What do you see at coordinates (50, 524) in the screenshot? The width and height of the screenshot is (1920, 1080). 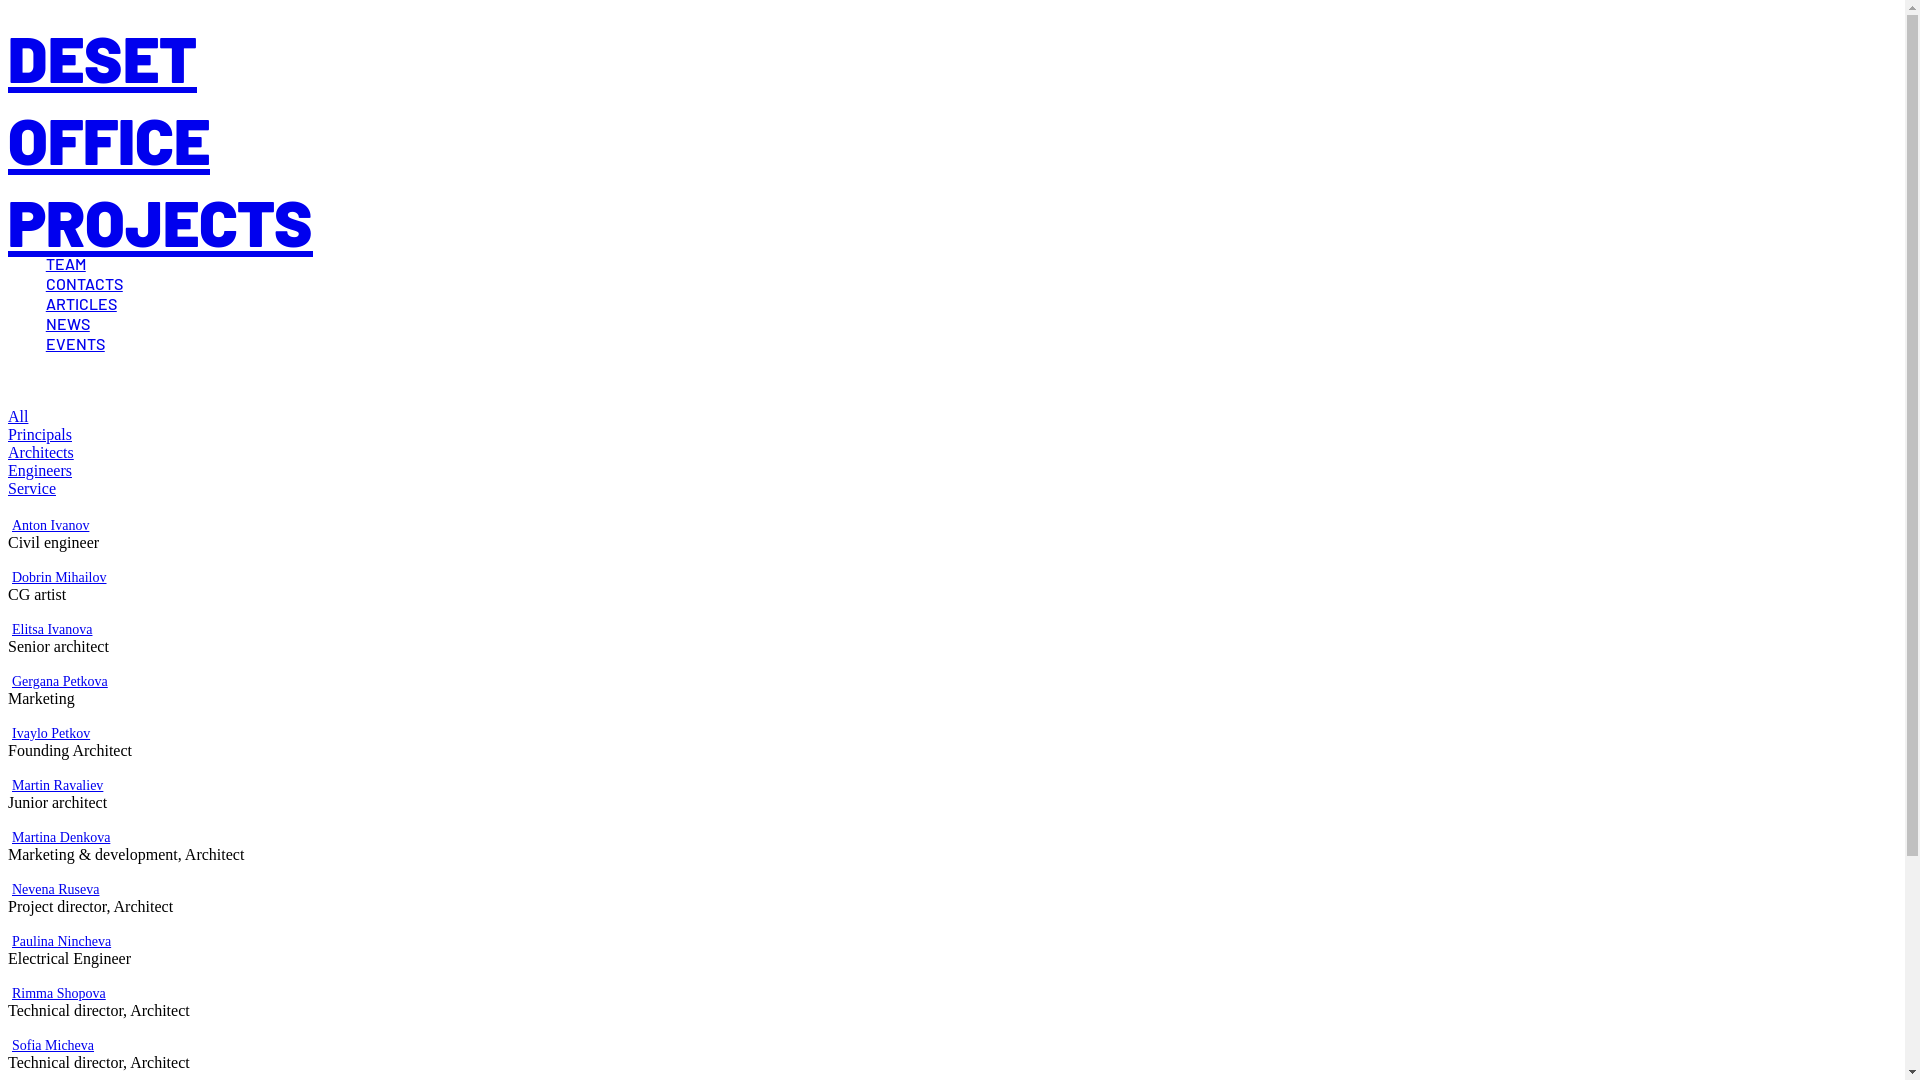 I see `'Anton Ivanov'` at bounding box center [50, 524].